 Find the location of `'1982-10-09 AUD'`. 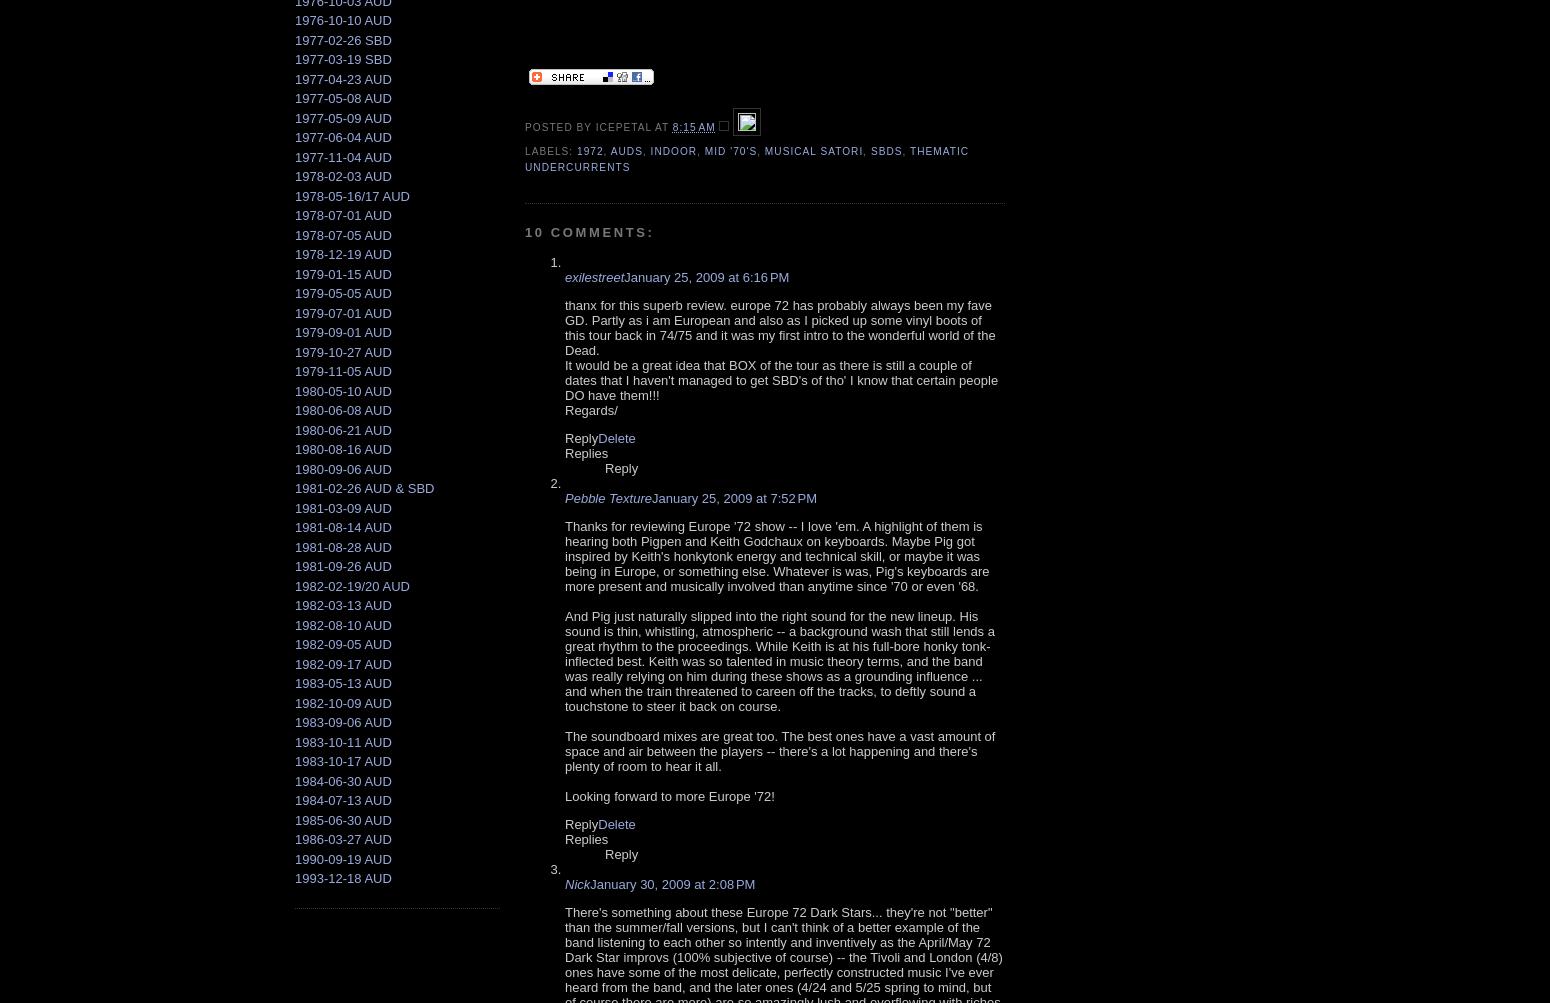

'1982-10-09 AUD' is located at coordinates (342, 702).